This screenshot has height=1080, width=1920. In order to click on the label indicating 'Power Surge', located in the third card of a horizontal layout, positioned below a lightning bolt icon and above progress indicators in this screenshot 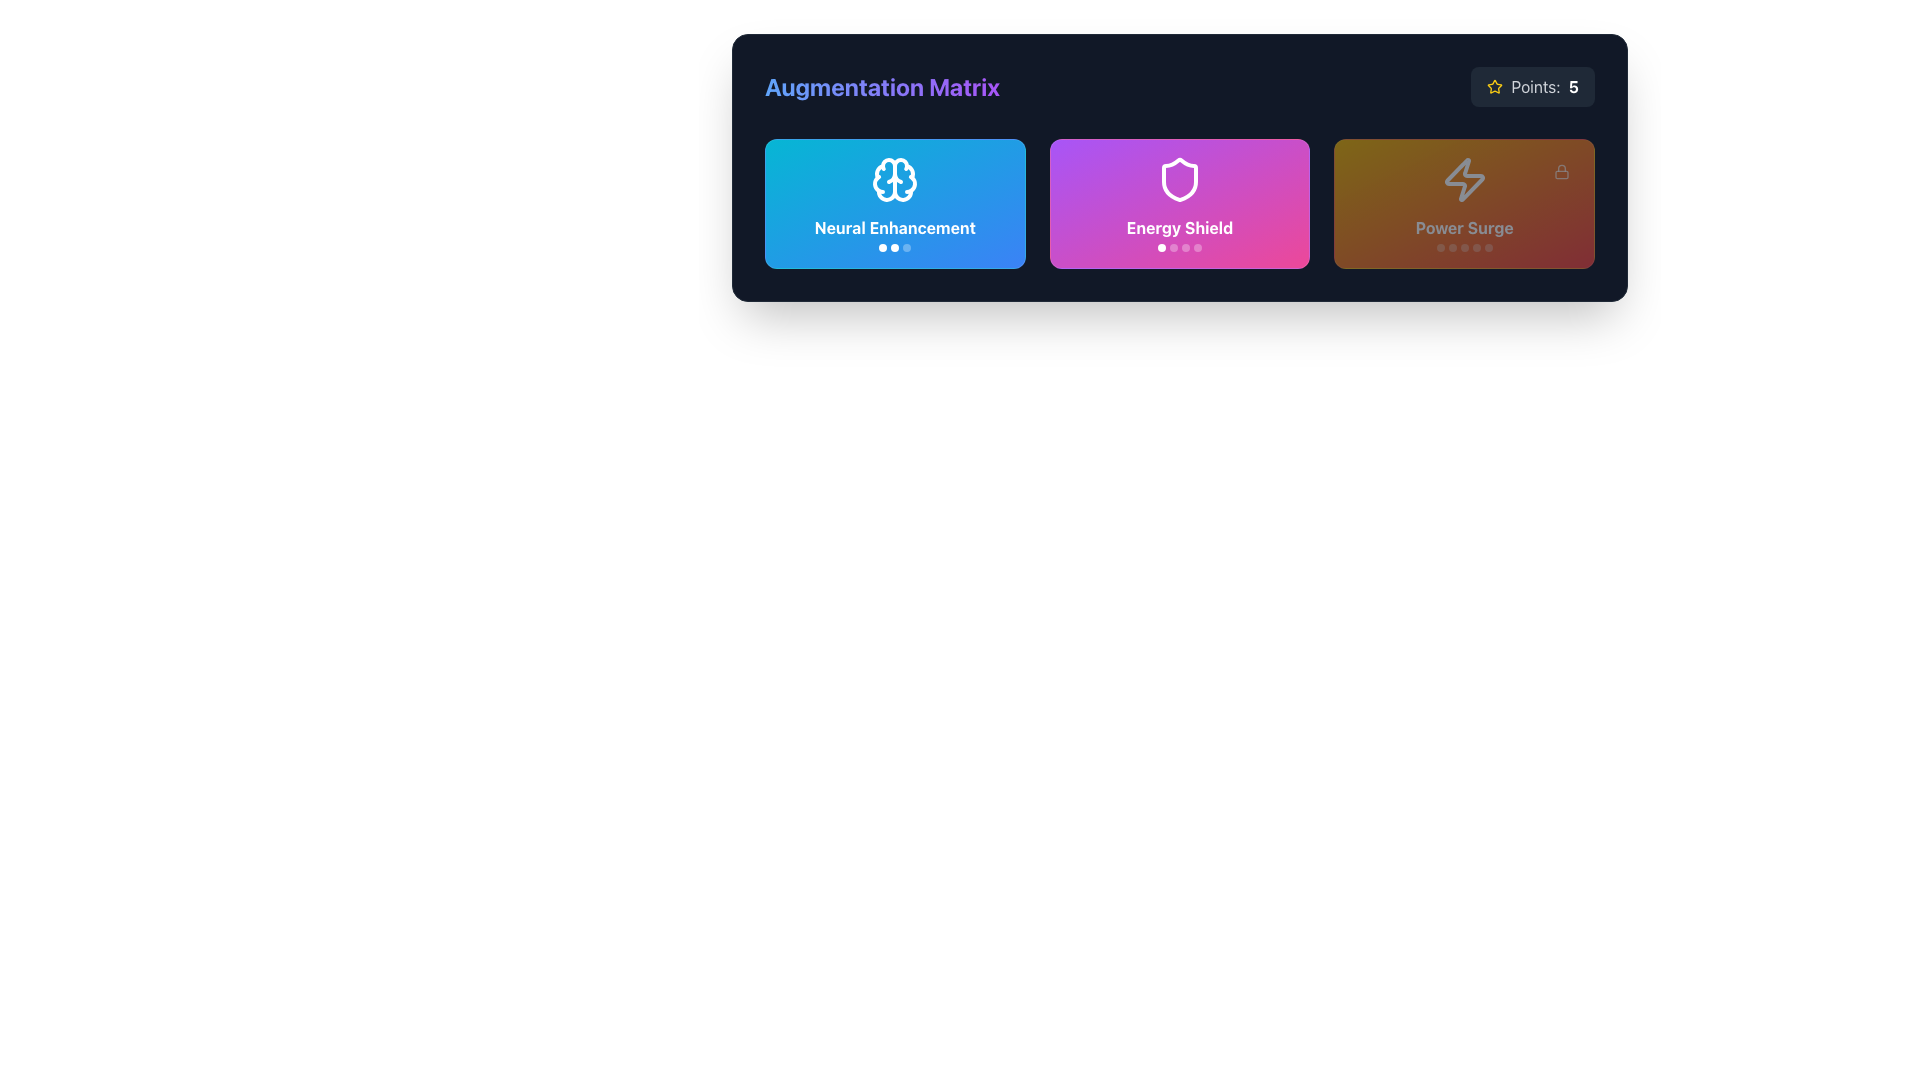, I will do `click(1464, 226)`.